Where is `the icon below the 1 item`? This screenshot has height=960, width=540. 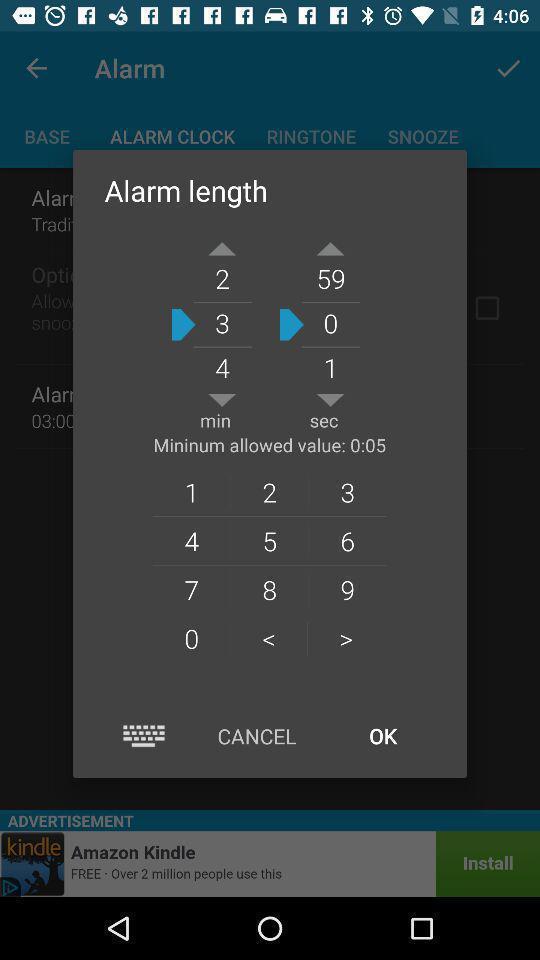 the icon below the 1 item is located at coordinates (269, 539).